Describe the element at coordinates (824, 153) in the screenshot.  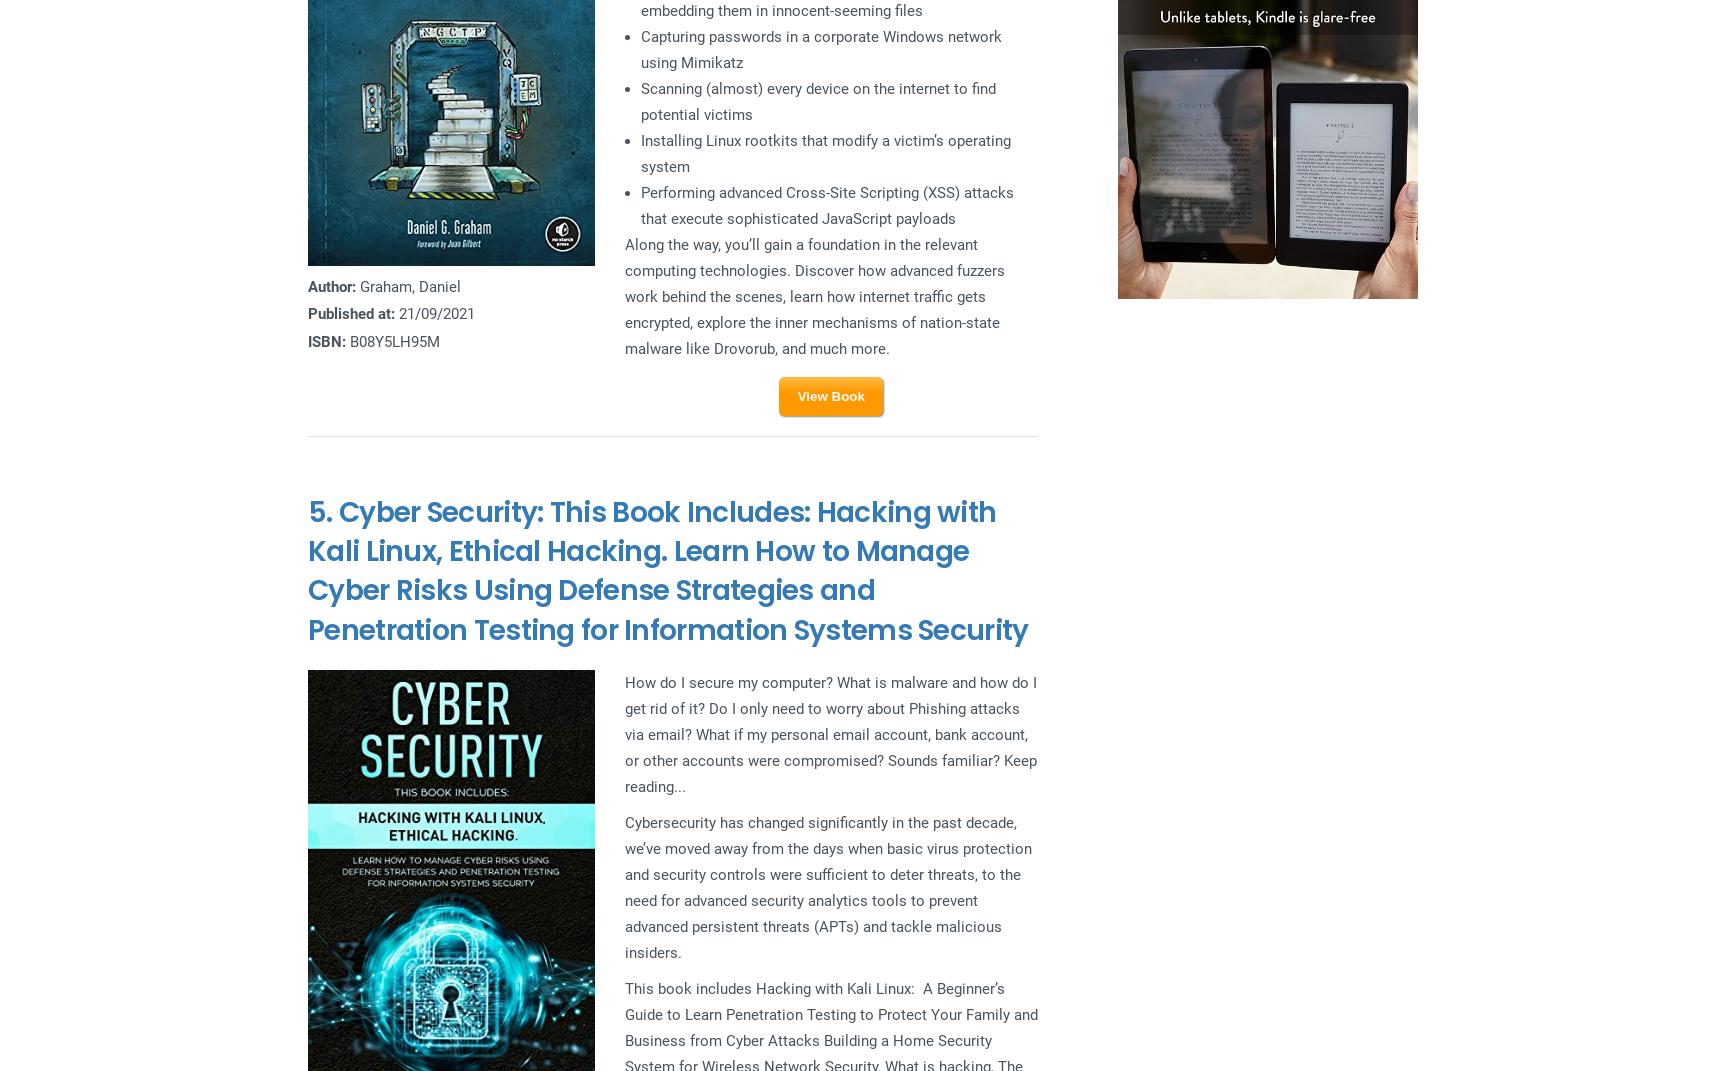
I see `'Installing Linux rootkits that modify a victim’s operating system'` at that location.